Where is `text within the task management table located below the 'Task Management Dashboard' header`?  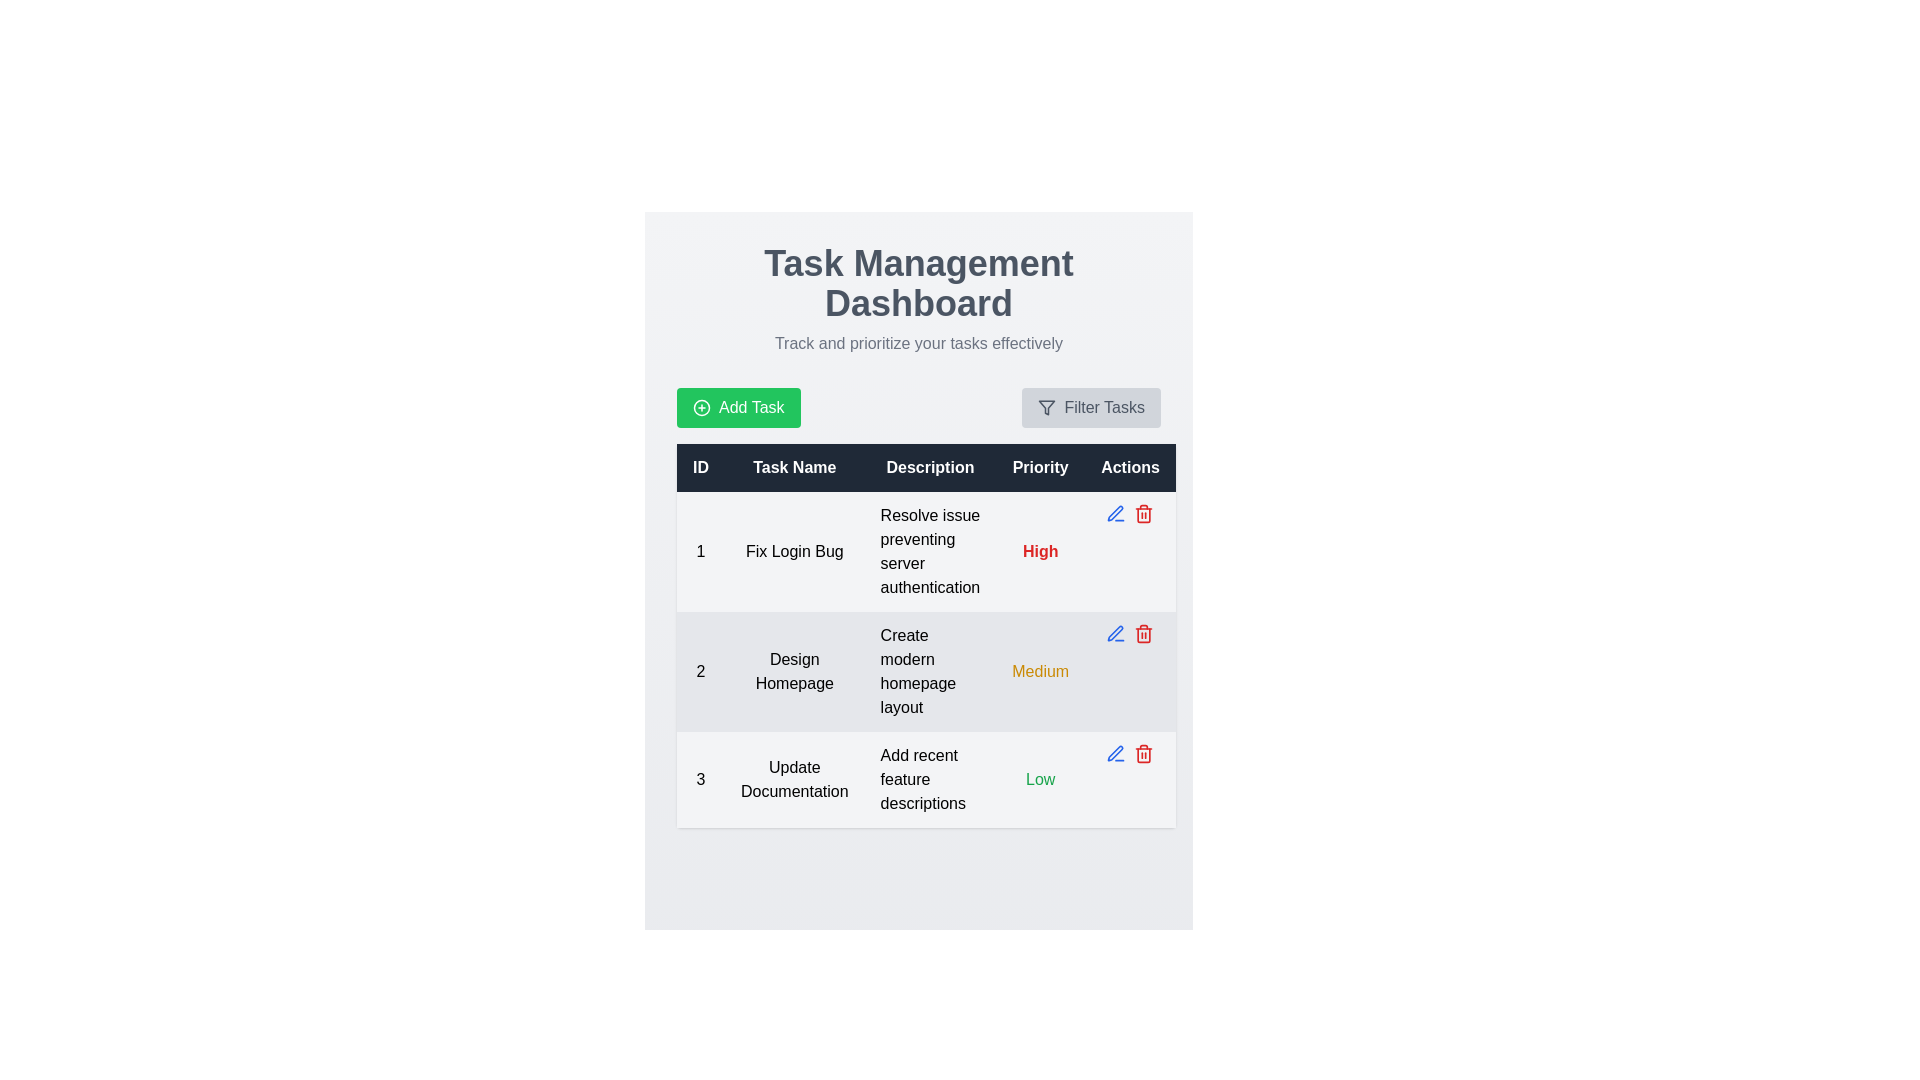 text within the task management table located below the 'Task Management Dashboard' header is located at coordinates (925, 636).